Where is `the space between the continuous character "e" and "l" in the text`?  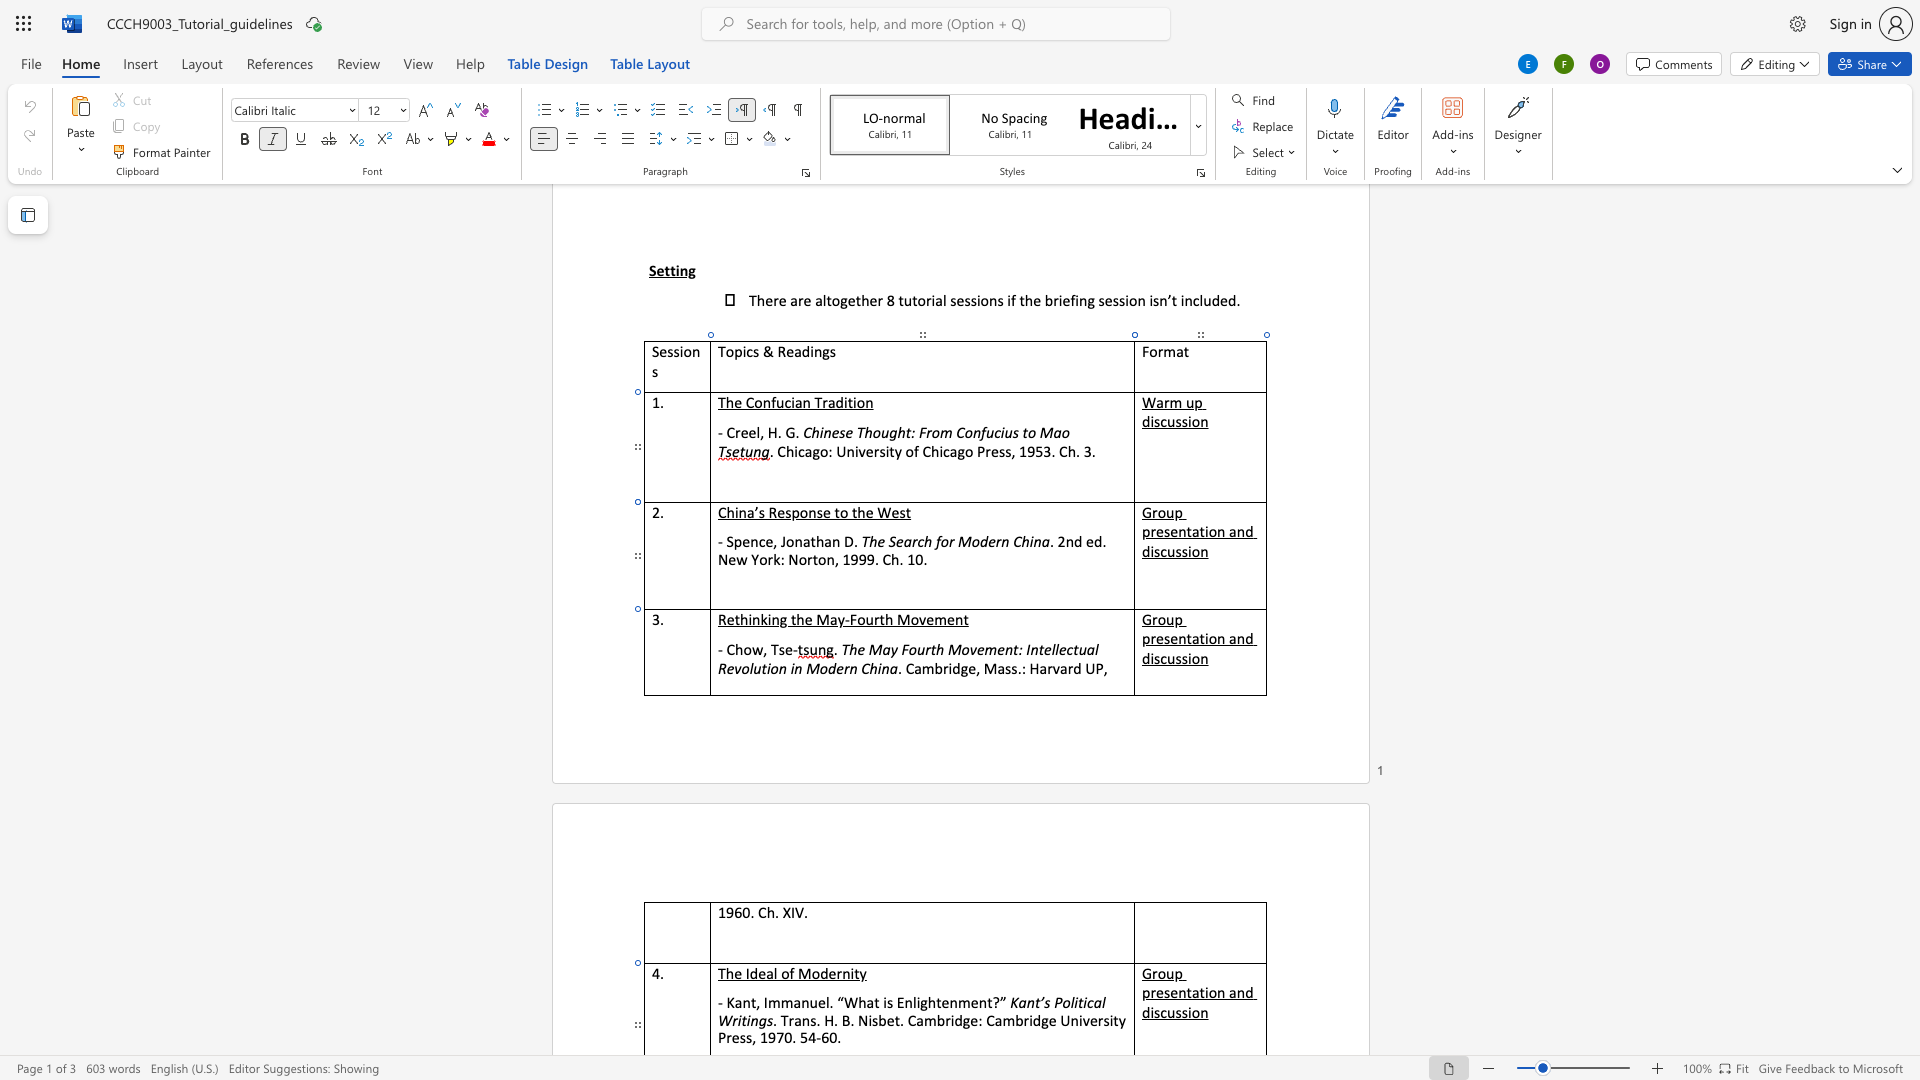 the space between the continuous character "e" and "l" in the text is located at coordinates (1049, 649).